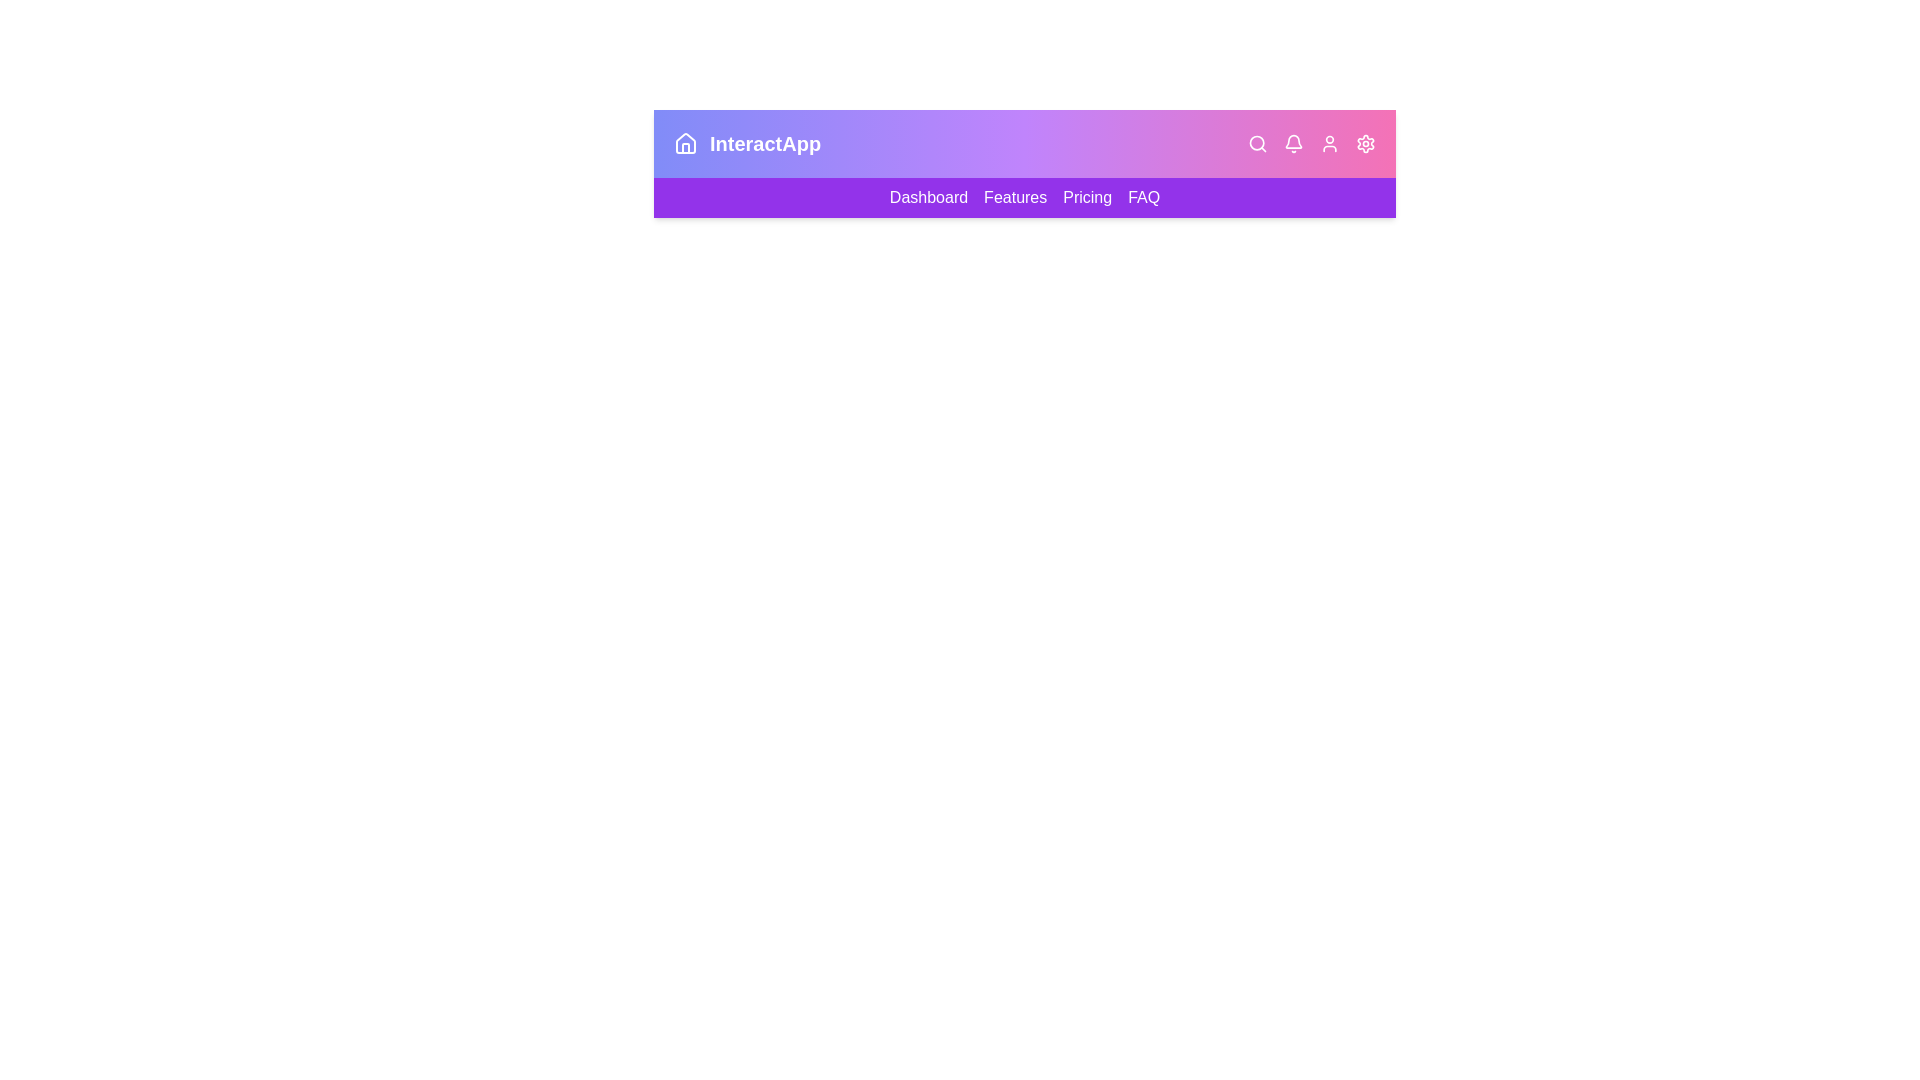 The image size is (1920, 1080). I want to click on the notification icon to view notifications, so click(1294, 142).